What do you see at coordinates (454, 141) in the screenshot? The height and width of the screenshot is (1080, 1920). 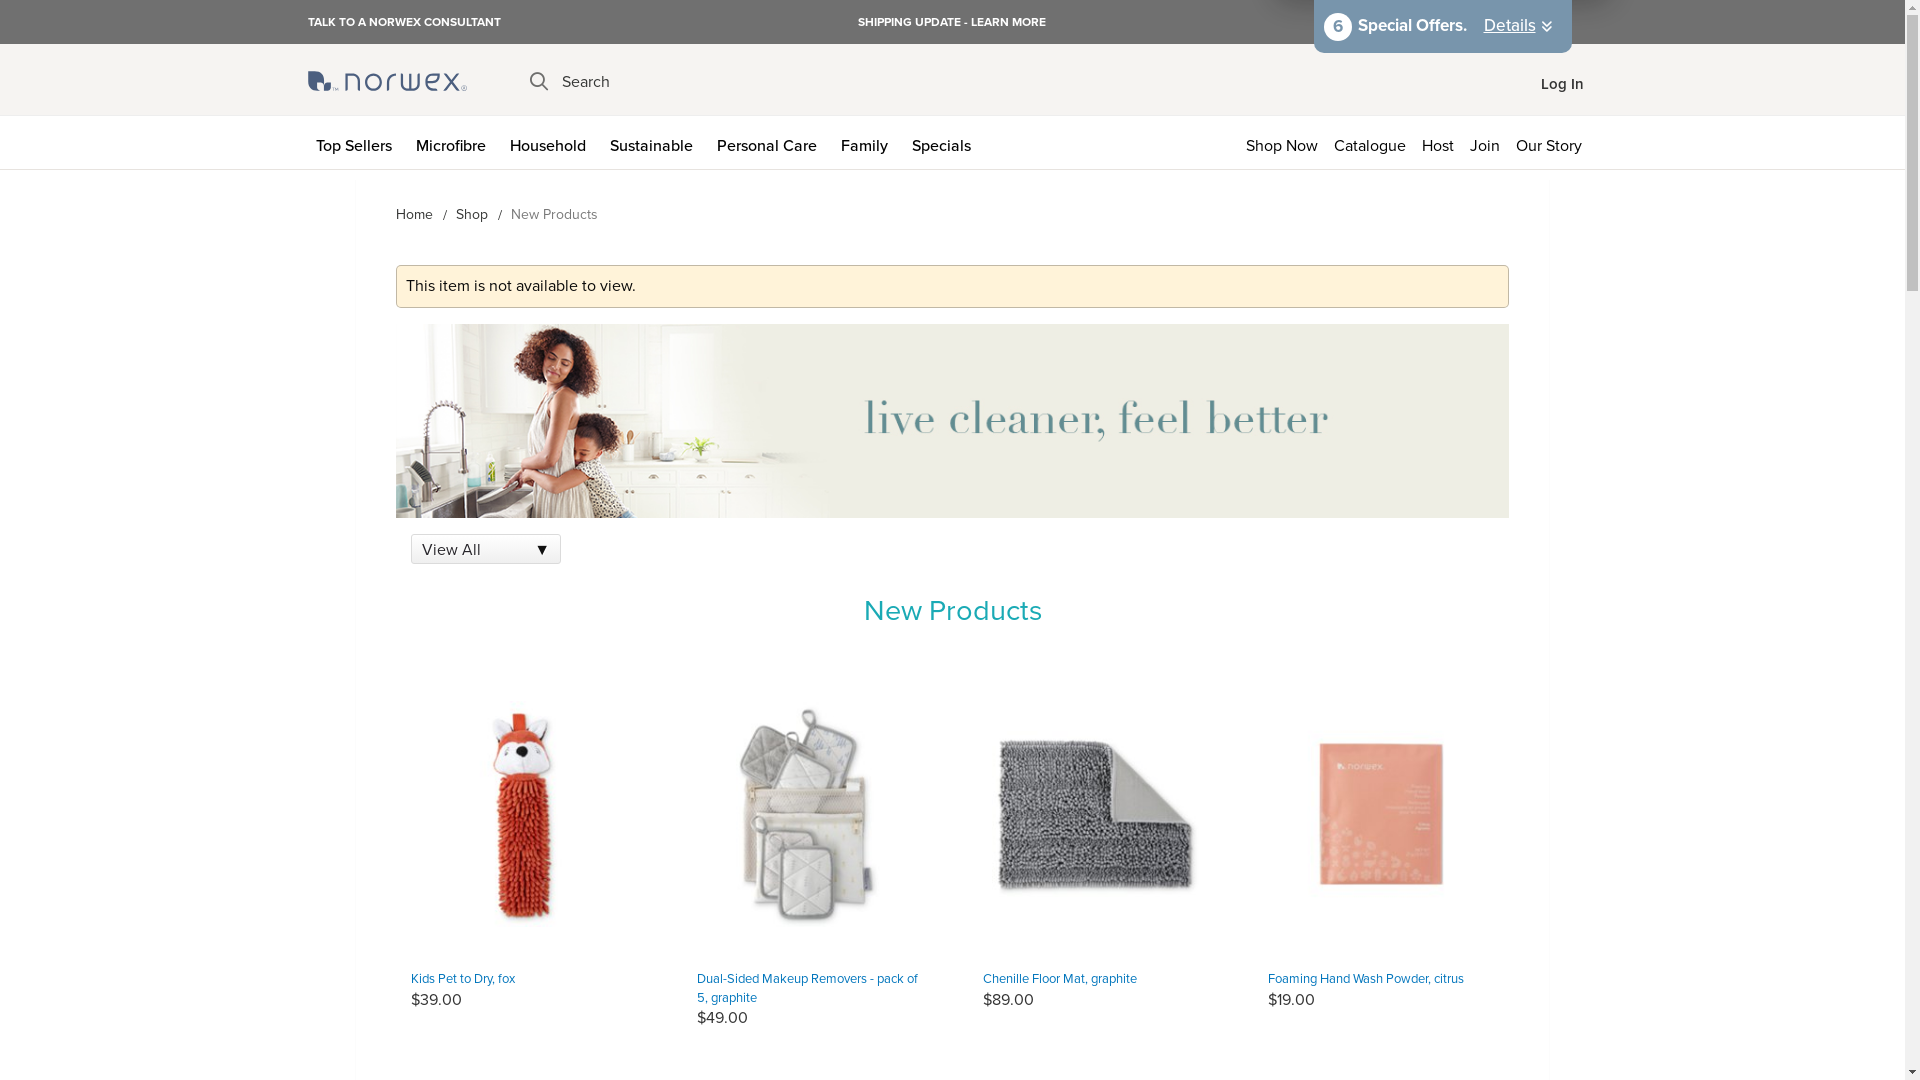 I see `'Microfibre'` at bounding box center [454, 141].